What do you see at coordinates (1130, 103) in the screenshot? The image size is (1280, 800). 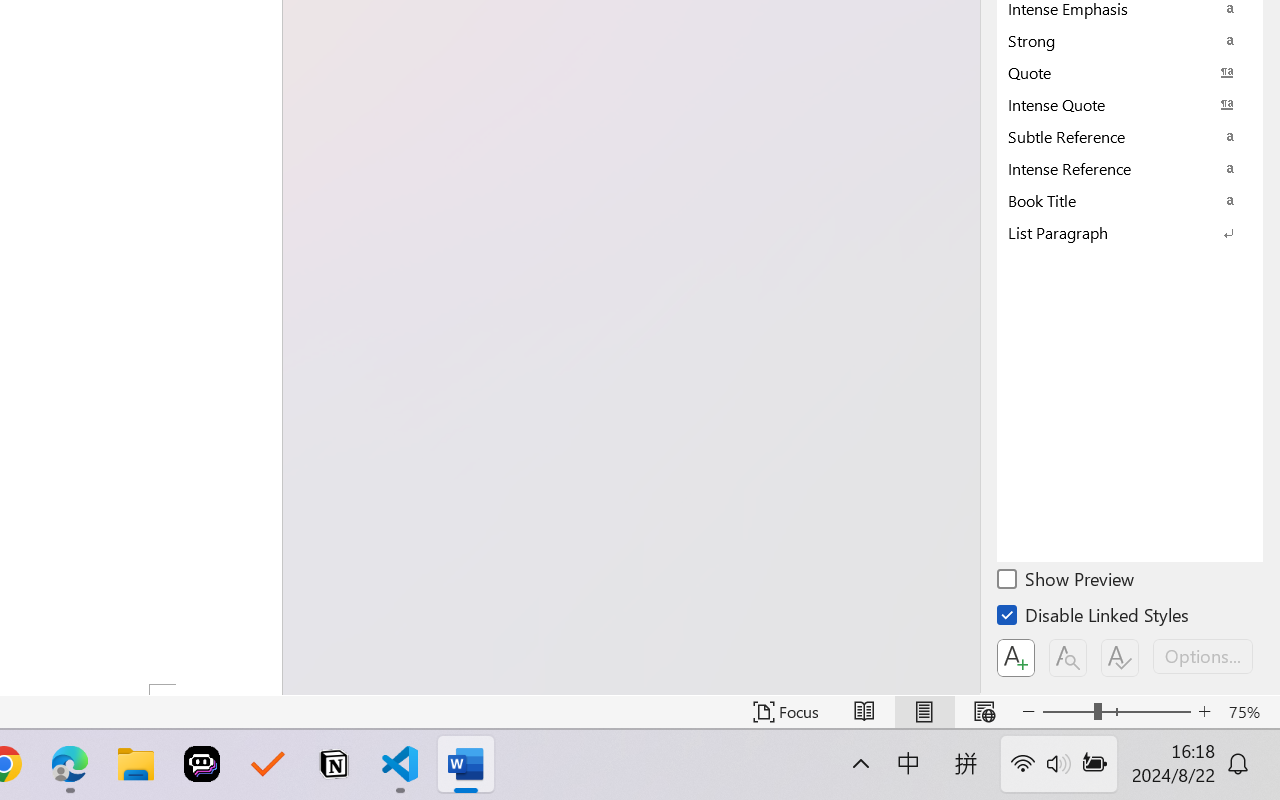 I see `'Intense Quote'` at bounding box center [1130, 103].